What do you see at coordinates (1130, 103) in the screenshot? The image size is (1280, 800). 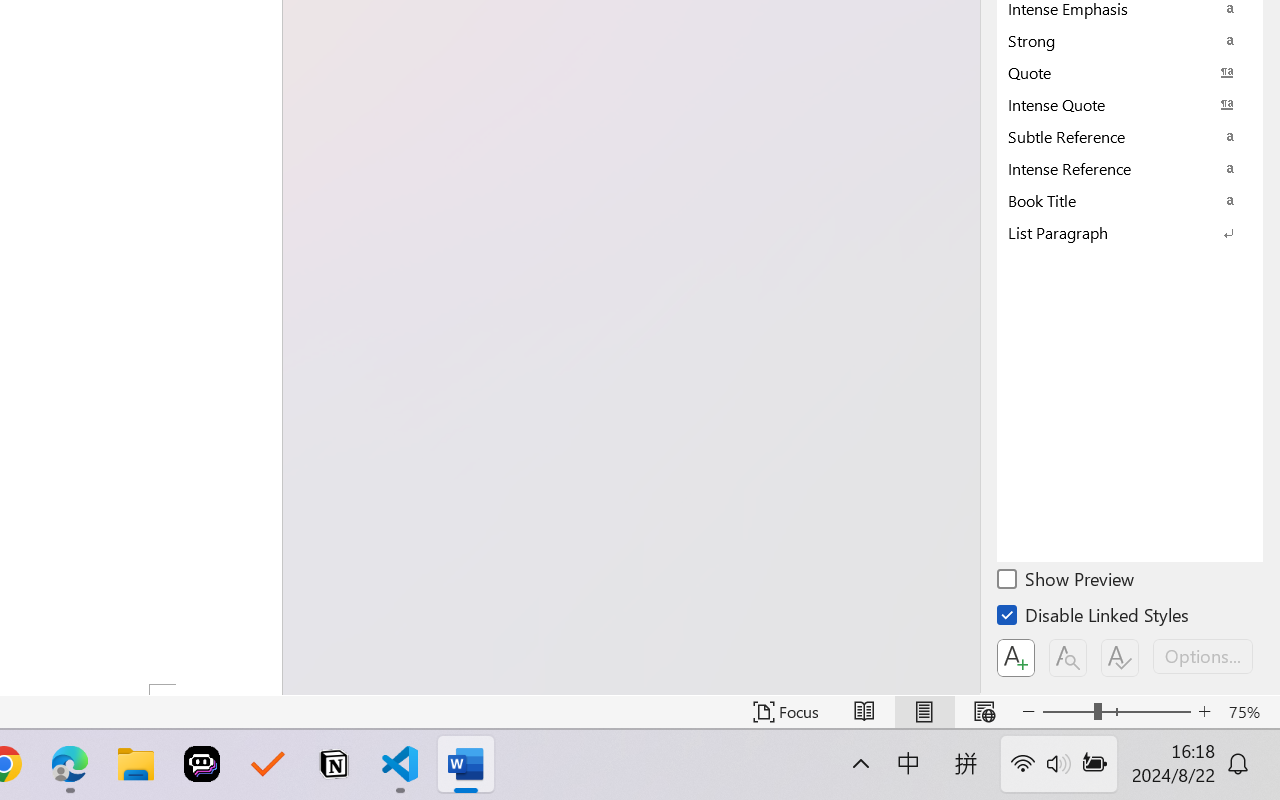 I see `'Intense Quote'` at bounding box center [1130, 103].